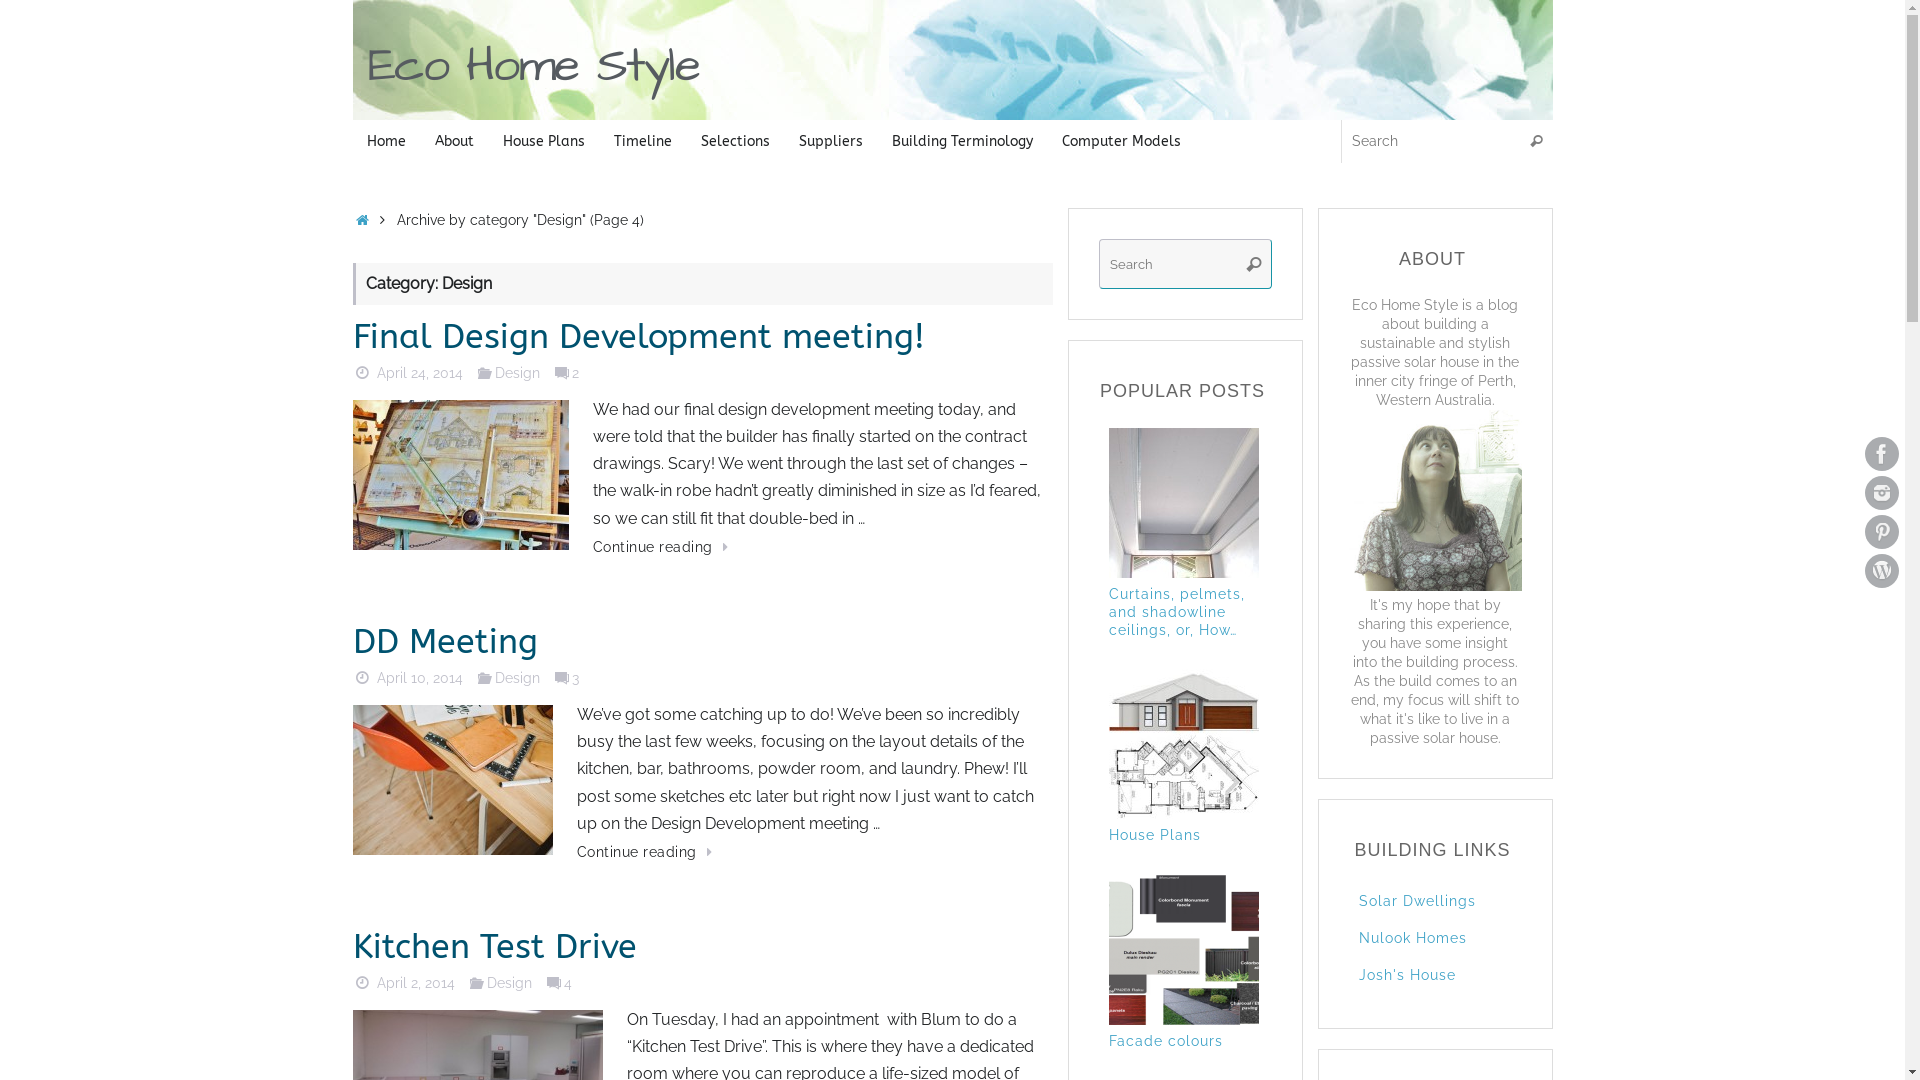 This screenshot has height=1080, width=1920. Describe the element at coordinates (1415, 901) in the screenshot. I see `'Solar Dwellings'` at that location.